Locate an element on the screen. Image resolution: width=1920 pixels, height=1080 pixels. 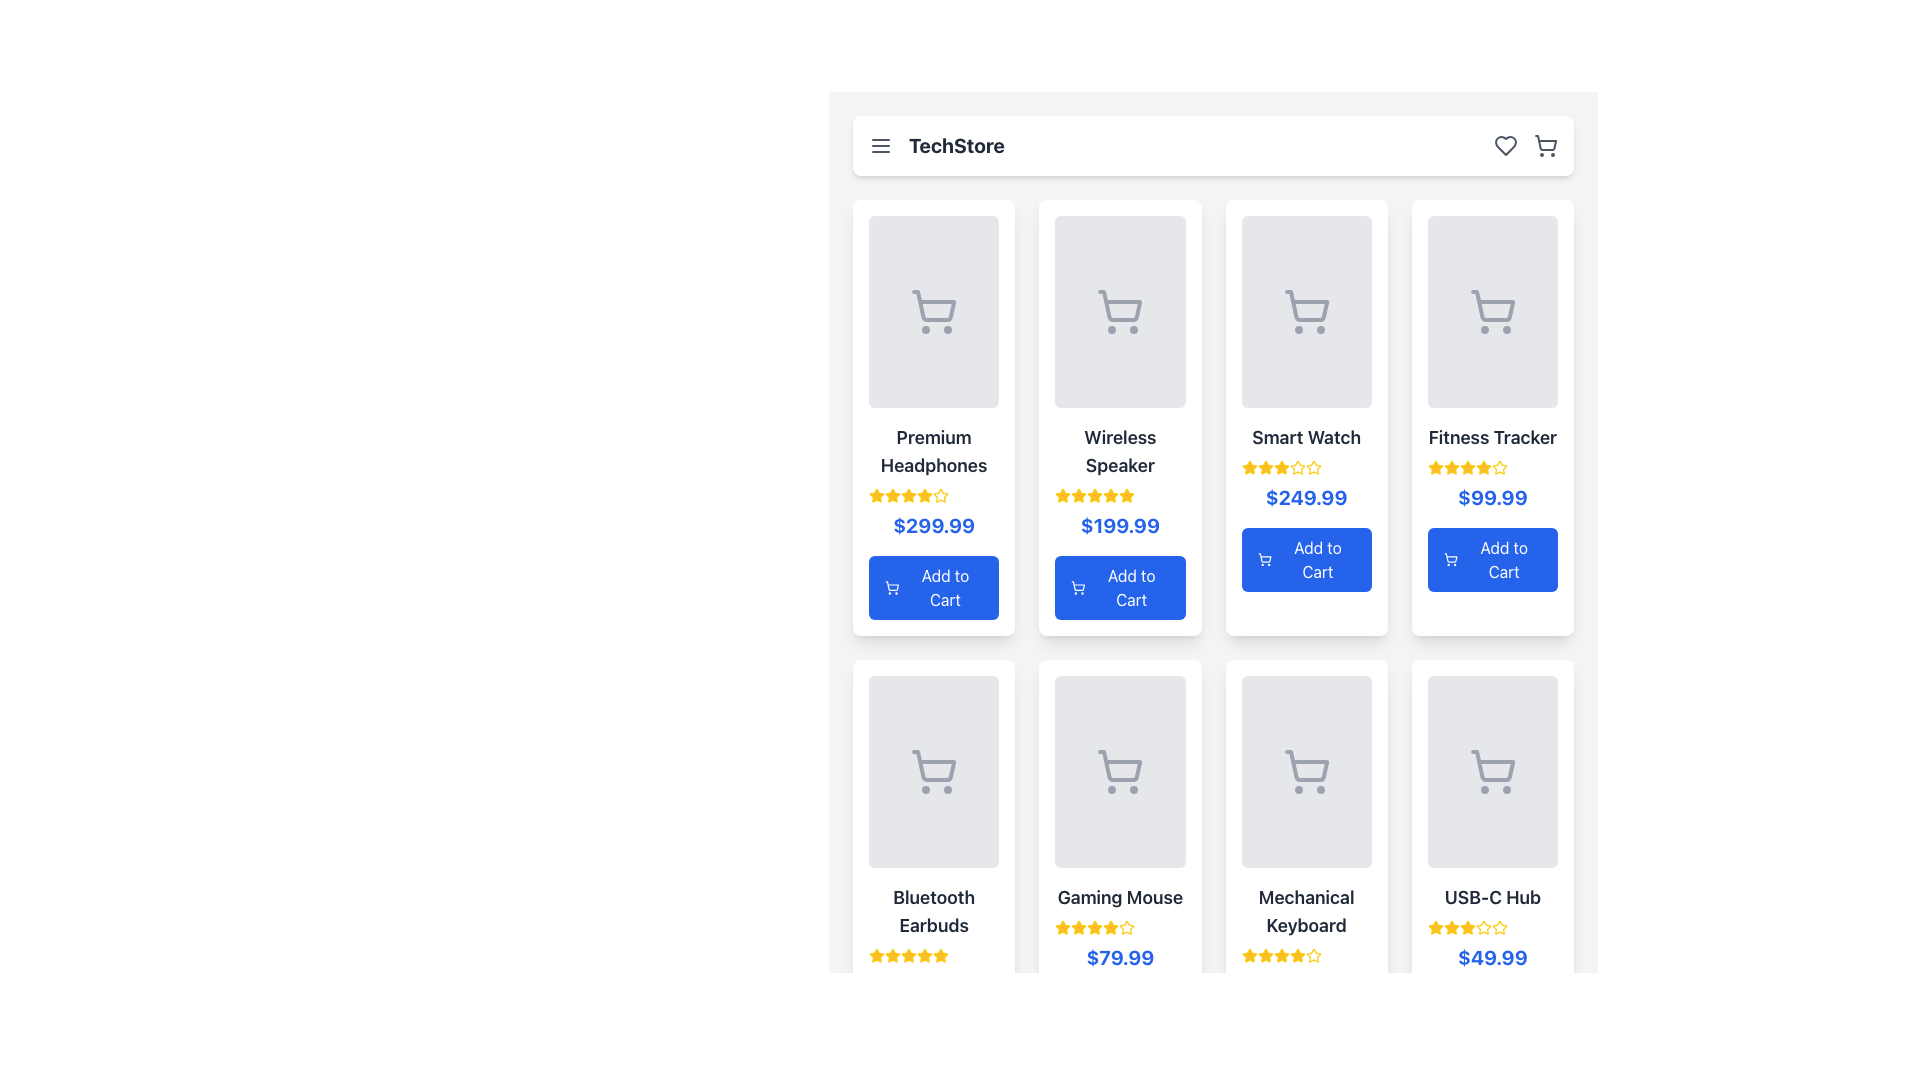
the shopping cart icon located at the rightmost side of the header bar to change its color is located at coordinates (1544, 145).